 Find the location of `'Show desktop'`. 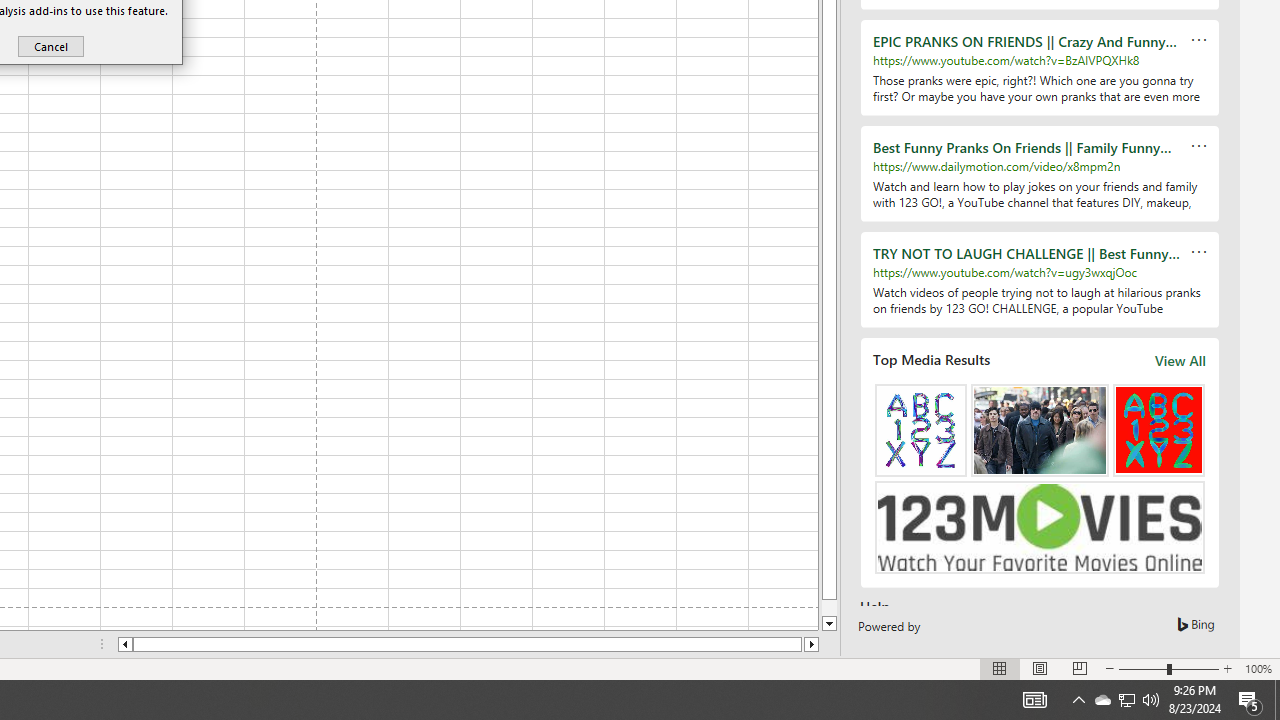

'Show desktop' is located at coordinates (1276, 698).